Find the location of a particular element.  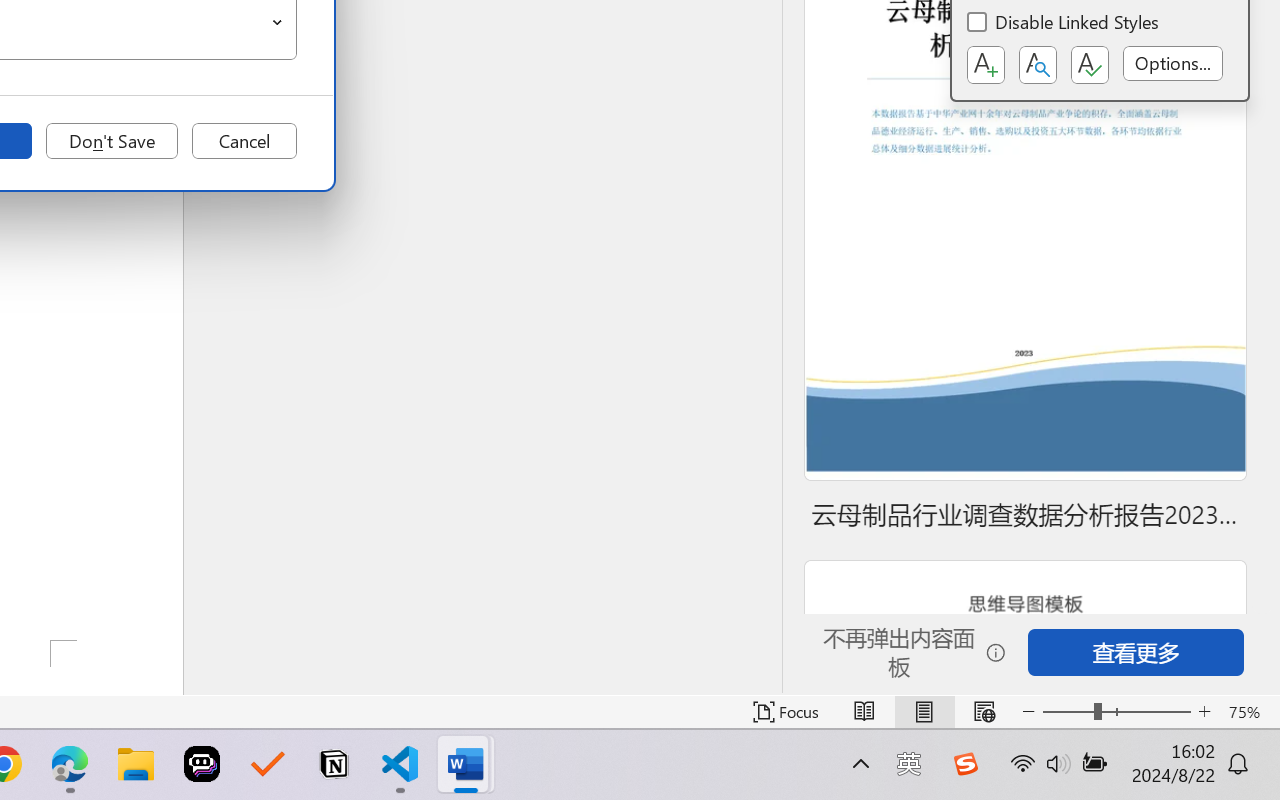

'Notion' is located at coordinates (334, 764).